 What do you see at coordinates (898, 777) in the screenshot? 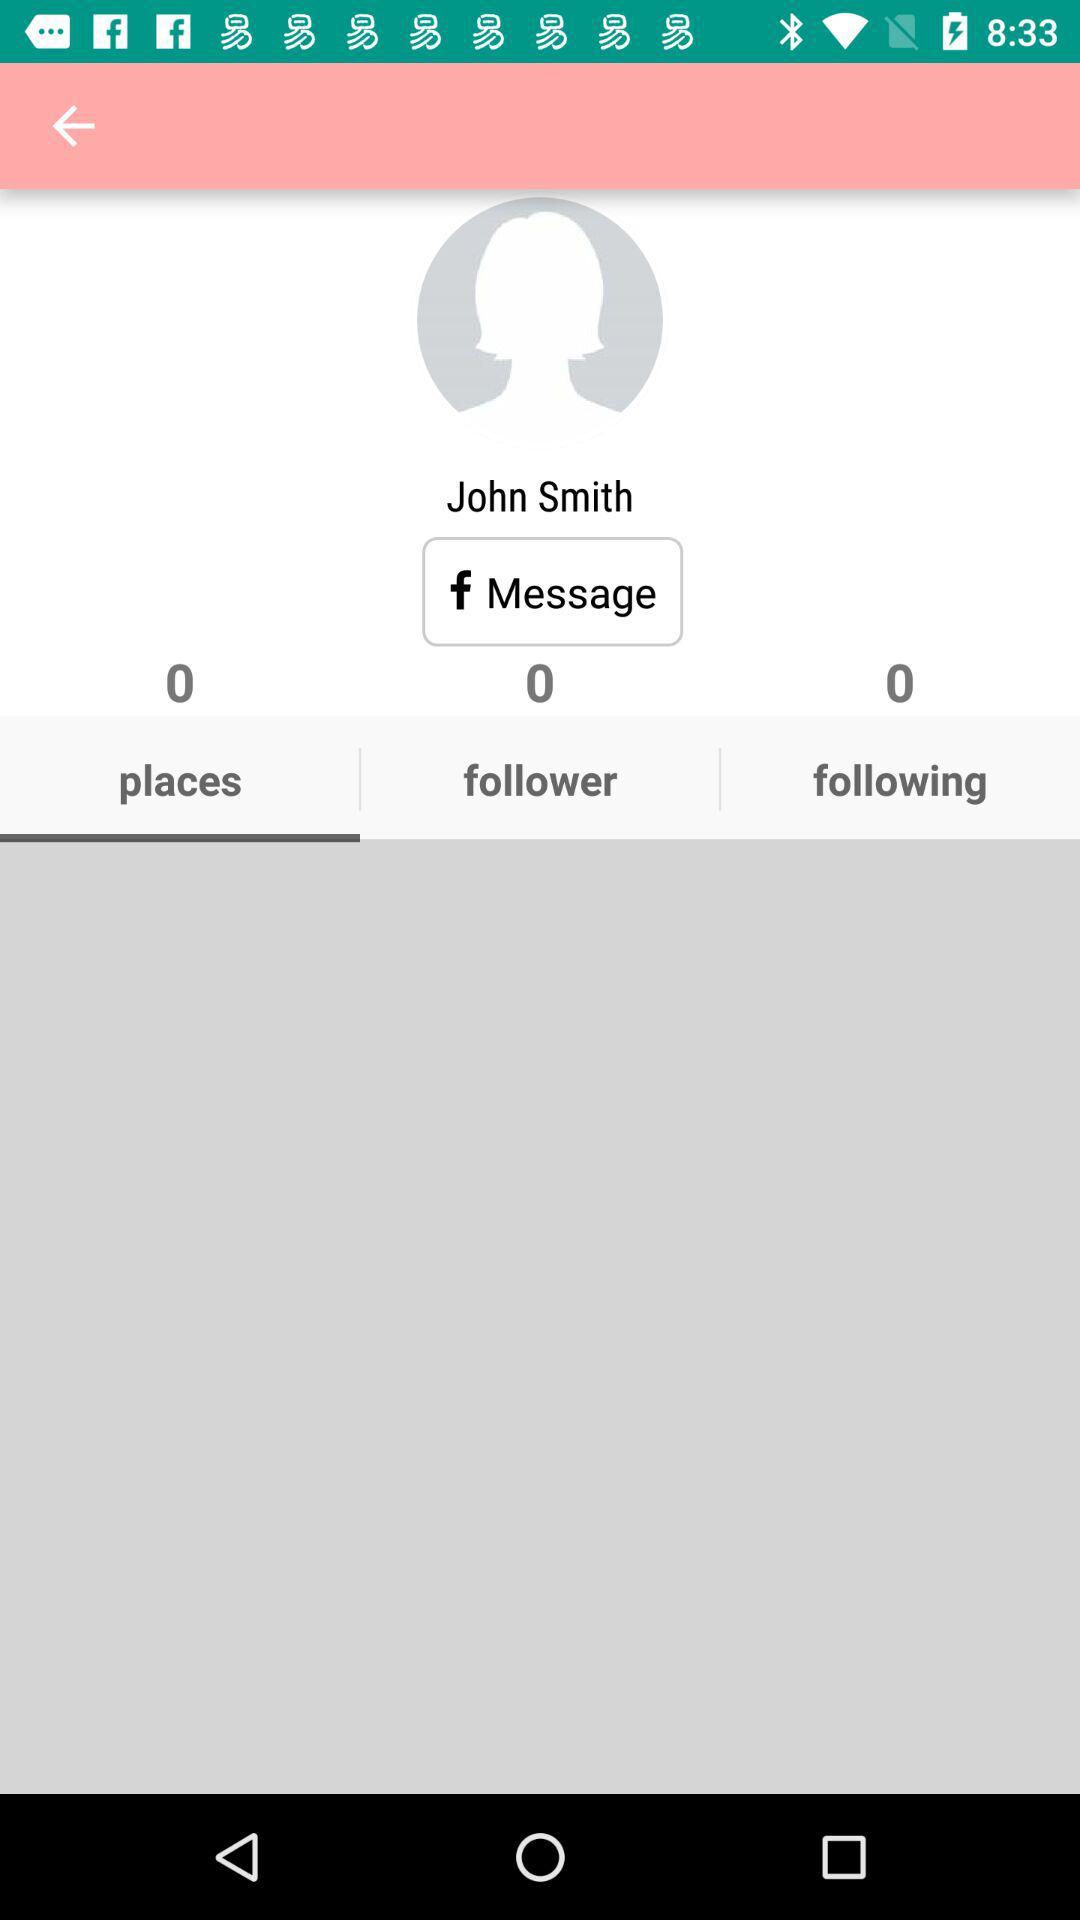
I see `the text following` at bounding box center [898, 777].